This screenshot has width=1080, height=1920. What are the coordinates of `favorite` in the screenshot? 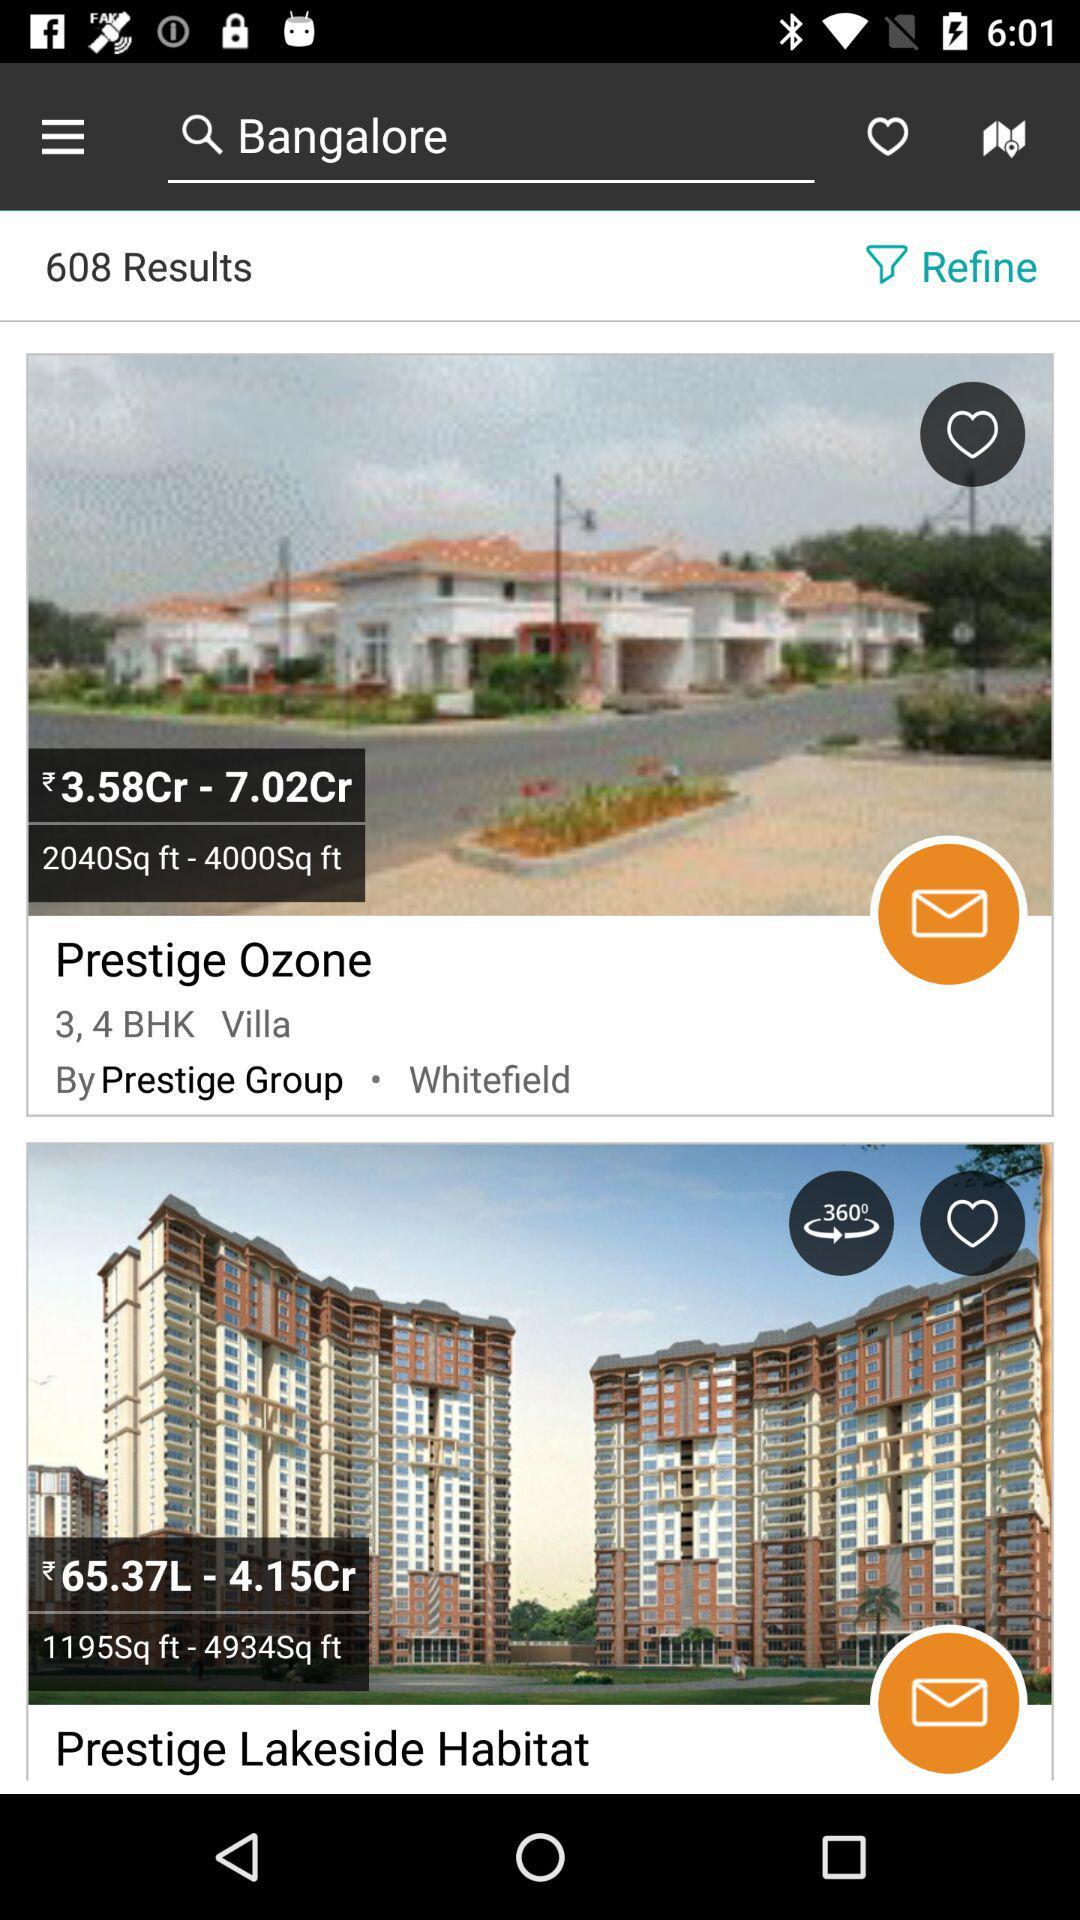 It's located at (971, 433).